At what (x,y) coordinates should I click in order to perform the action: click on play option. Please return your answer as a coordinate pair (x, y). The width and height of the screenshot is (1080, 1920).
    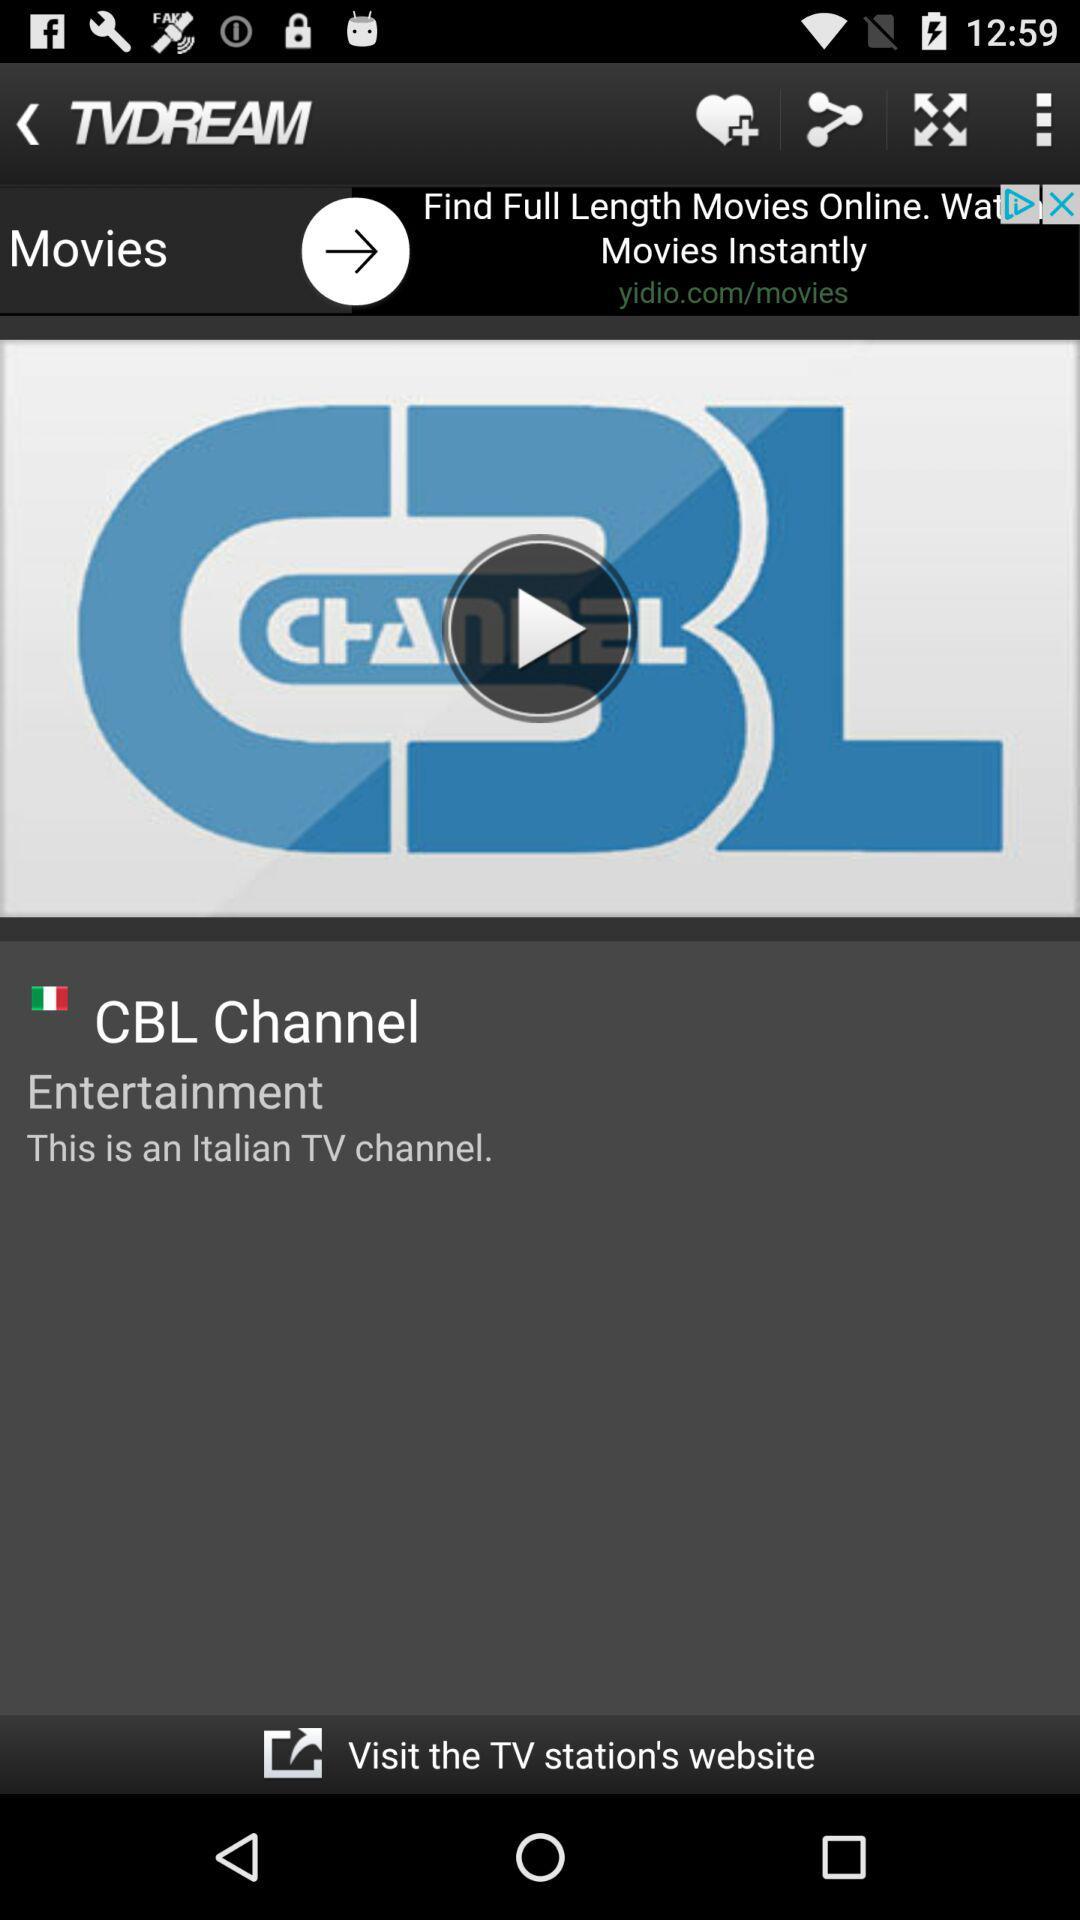
    Looking at the image, I should click on (538, 627).